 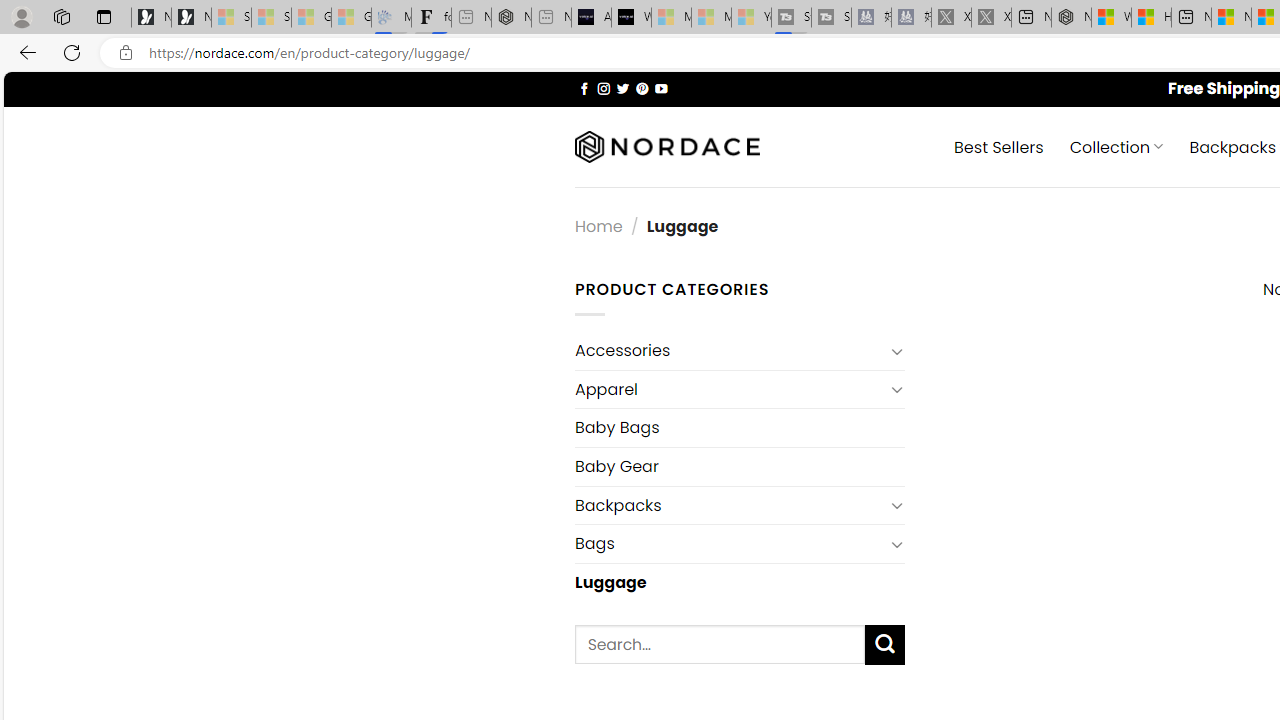 What do you see at coordinates (999, 145) in the screenshot?
I see `' Best Sellers'` at bounding box center [999, 145].